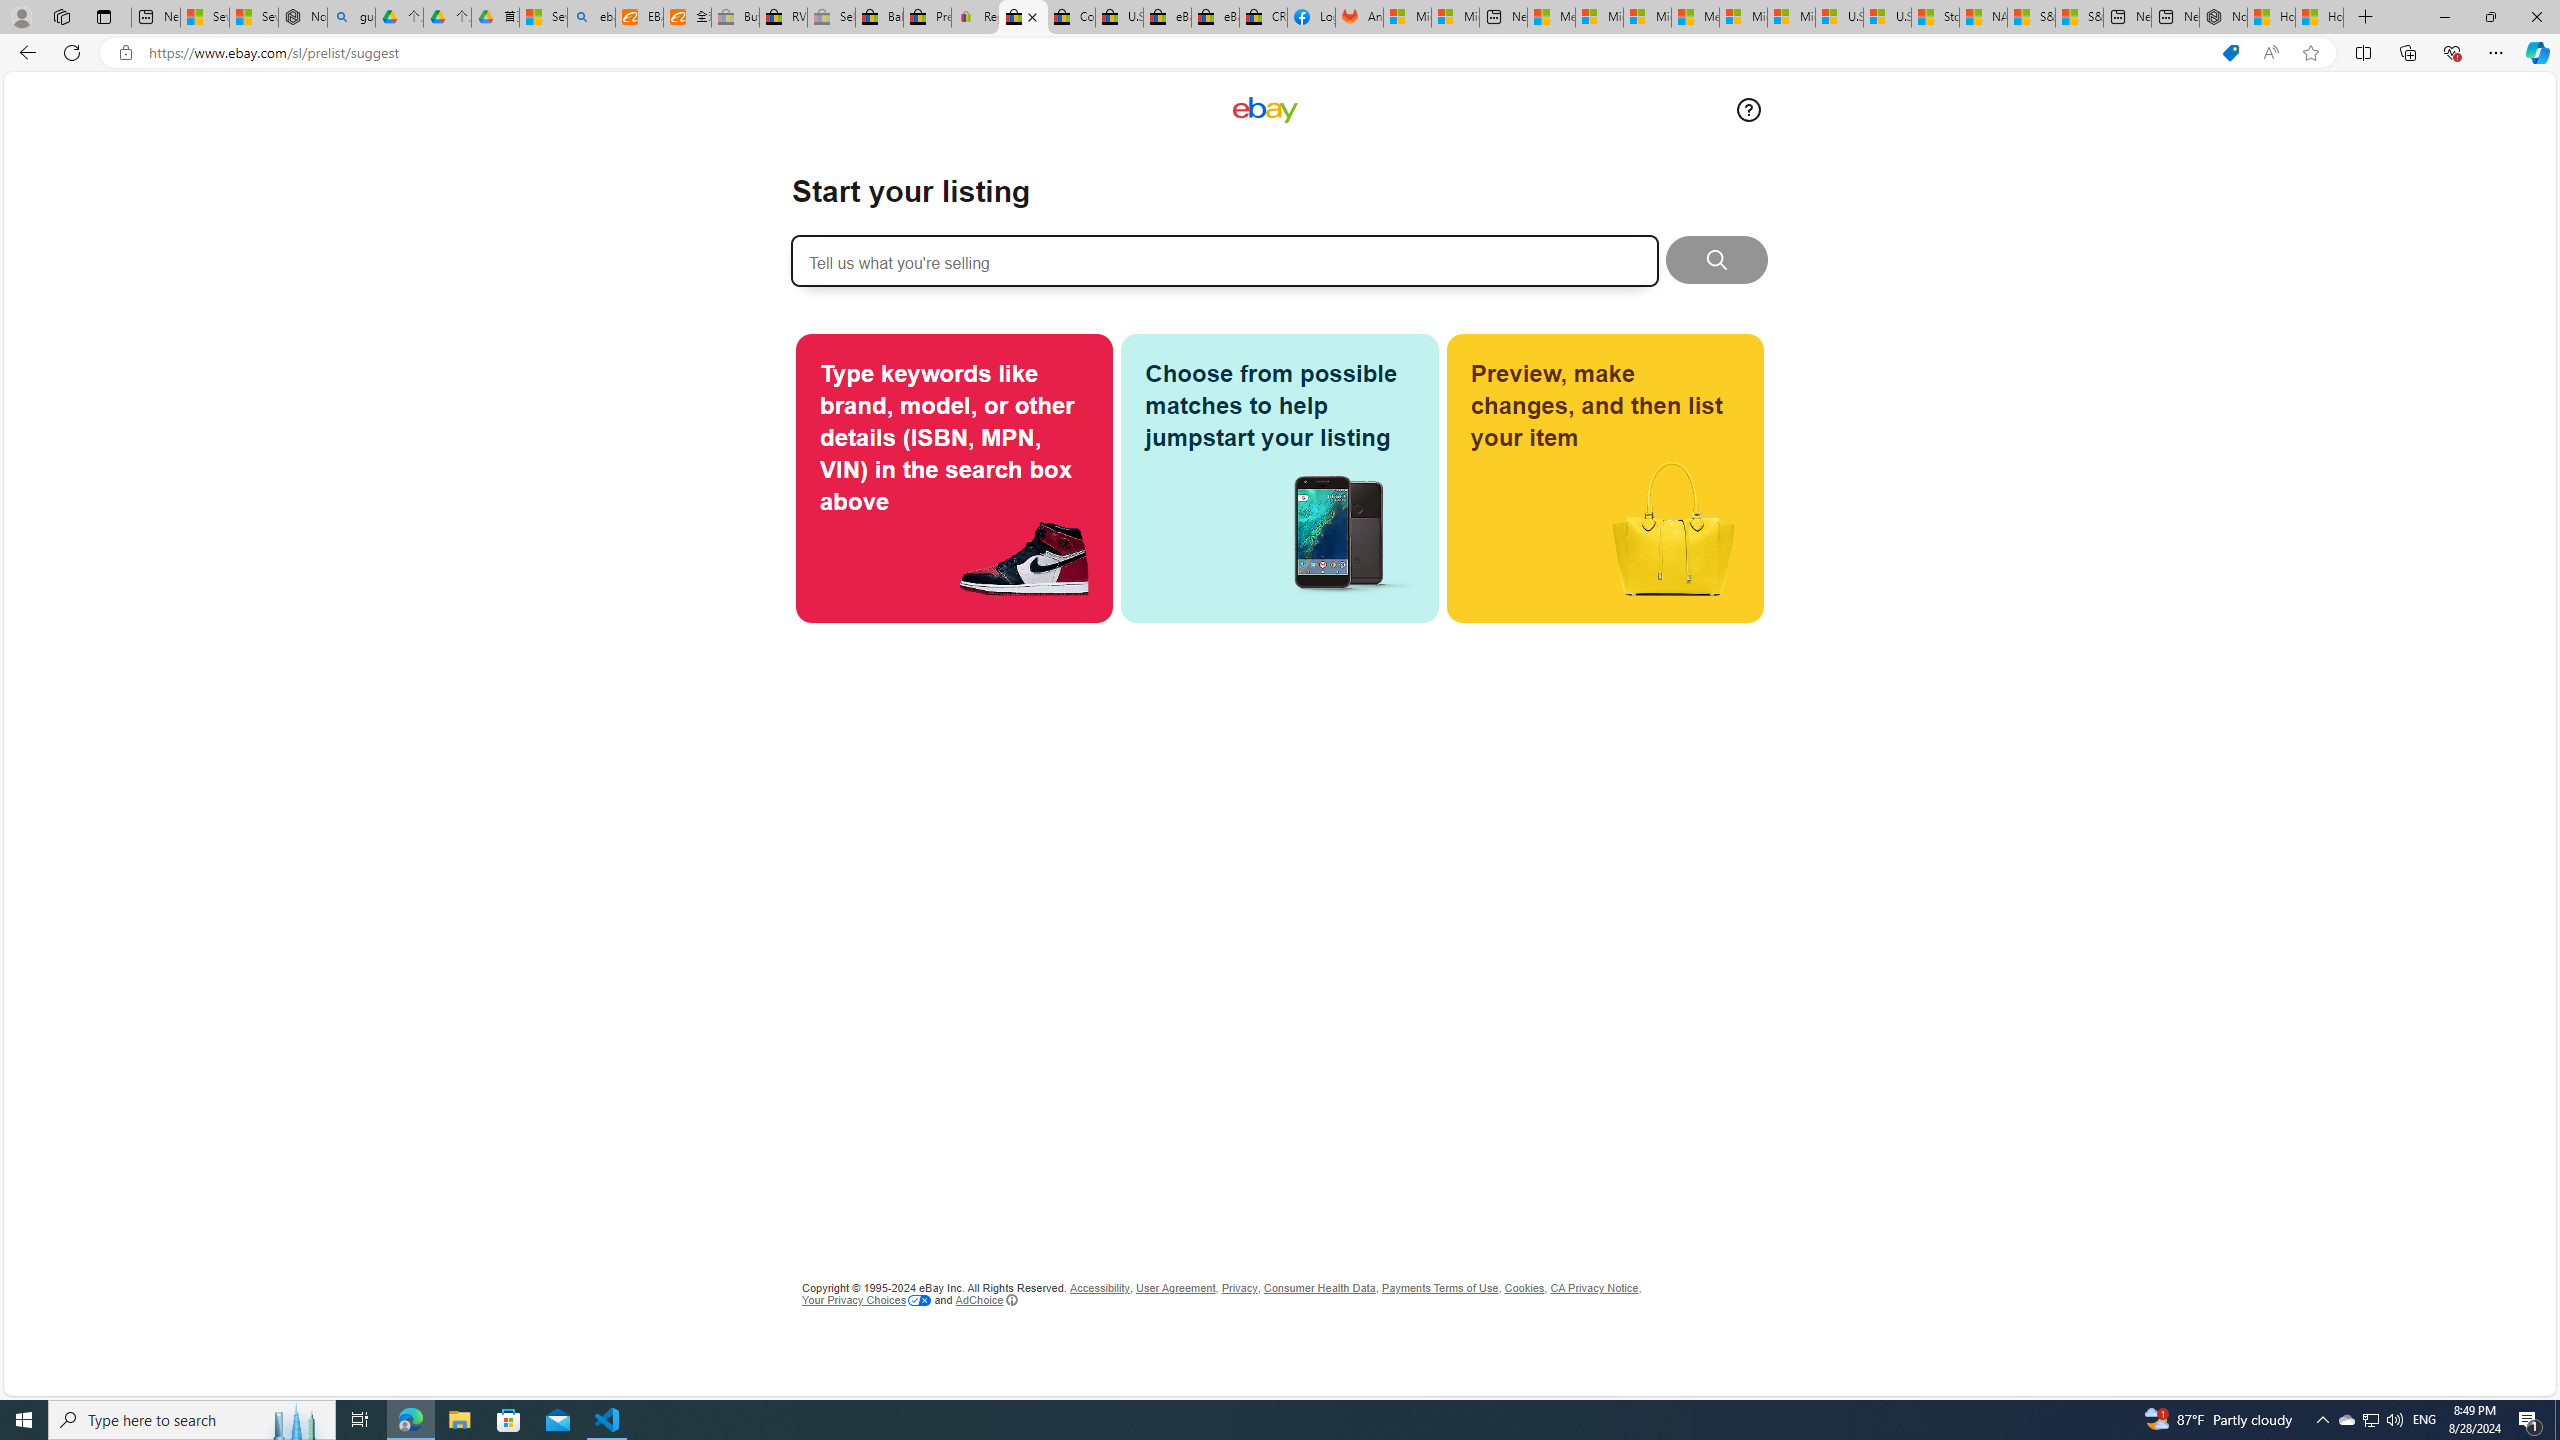 Image resolution: width=2560 pixels, height=1440 pixels. What do you see at coordinates (2230, 53) in the screenshot?
I see `'This site has coupons! Shopping in Microsoft Edge'` at bounding box center [2230, 53].